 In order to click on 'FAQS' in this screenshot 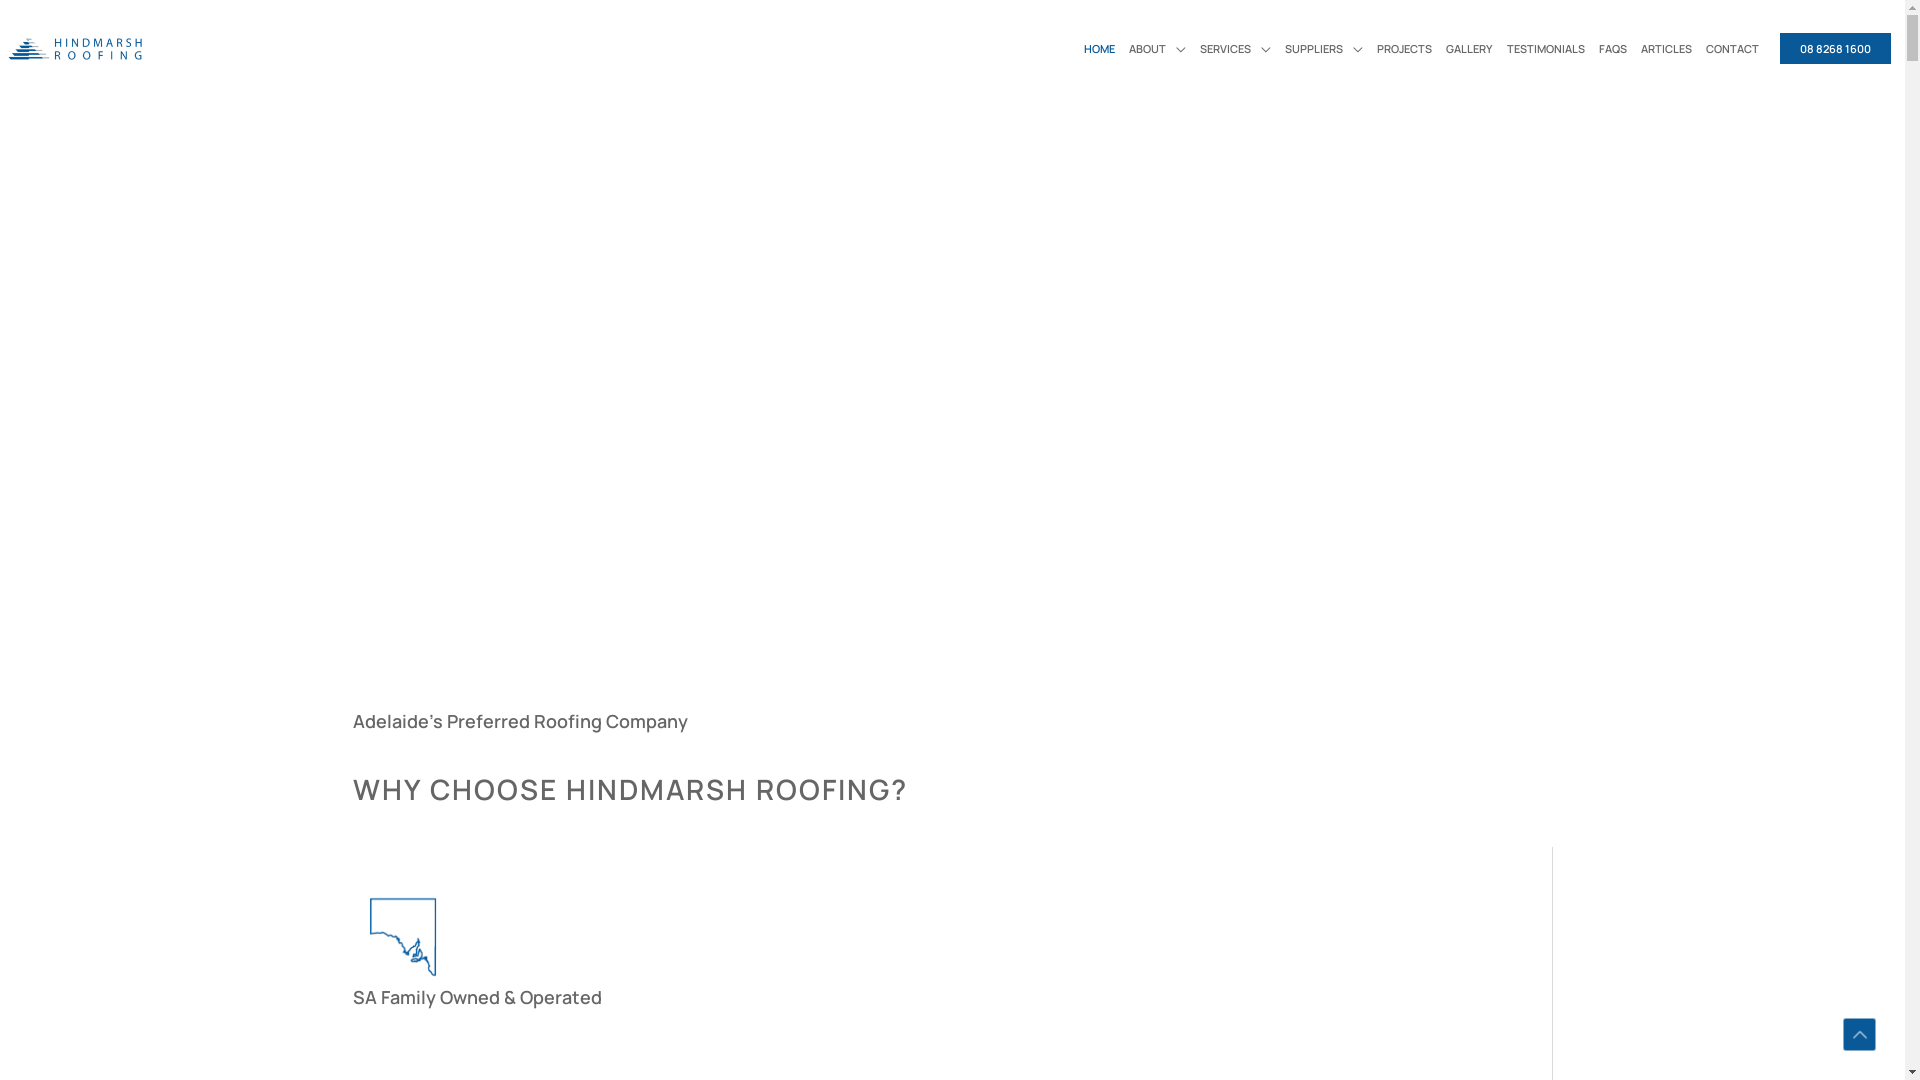, I will do `click(1612, 48)`.